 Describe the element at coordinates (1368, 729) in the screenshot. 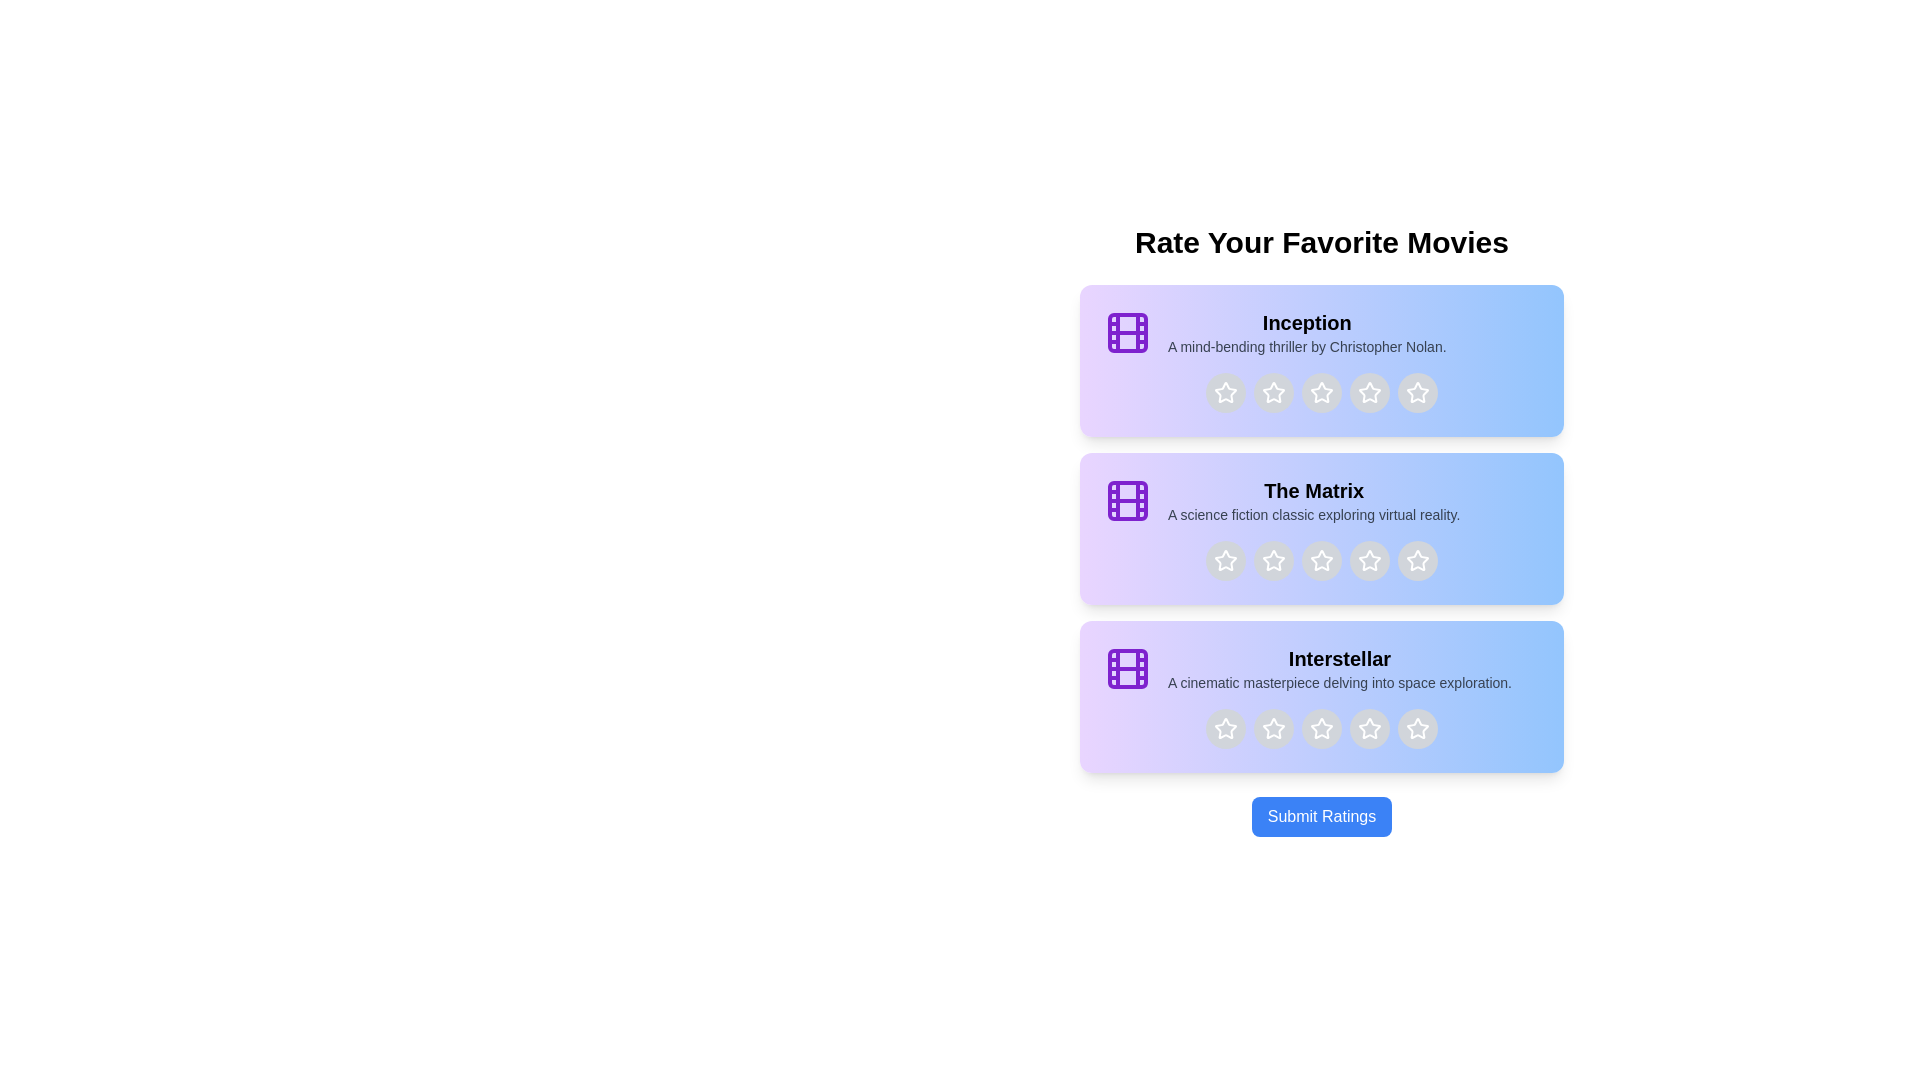

I see `the star corresponding to 4 stars for the movie titled Interstellar` at that location.